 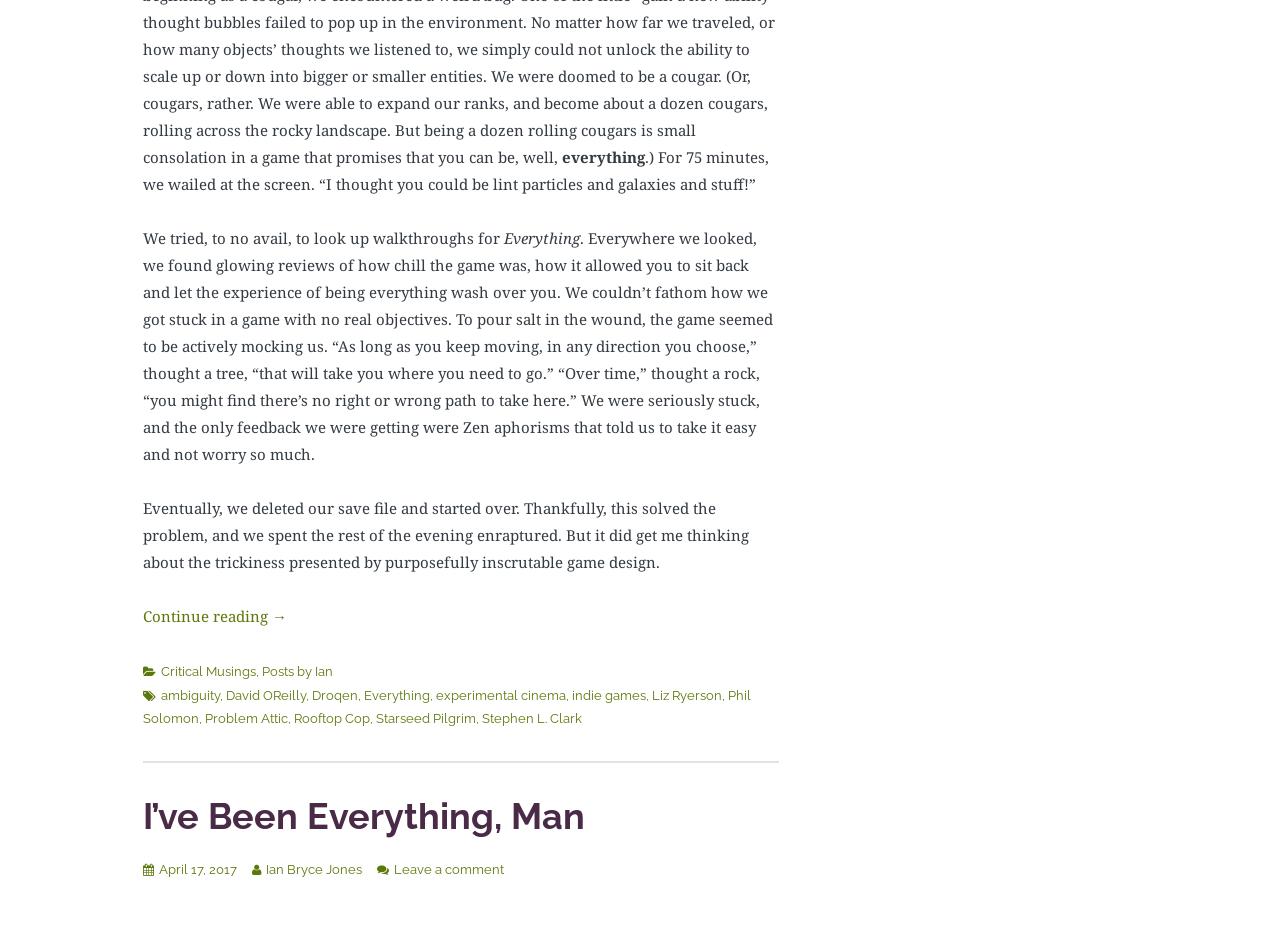 What do you see at coordinates (500, 694) in the screenshot?
I see `'experimental cinema'` at bounding box center [500, 694].